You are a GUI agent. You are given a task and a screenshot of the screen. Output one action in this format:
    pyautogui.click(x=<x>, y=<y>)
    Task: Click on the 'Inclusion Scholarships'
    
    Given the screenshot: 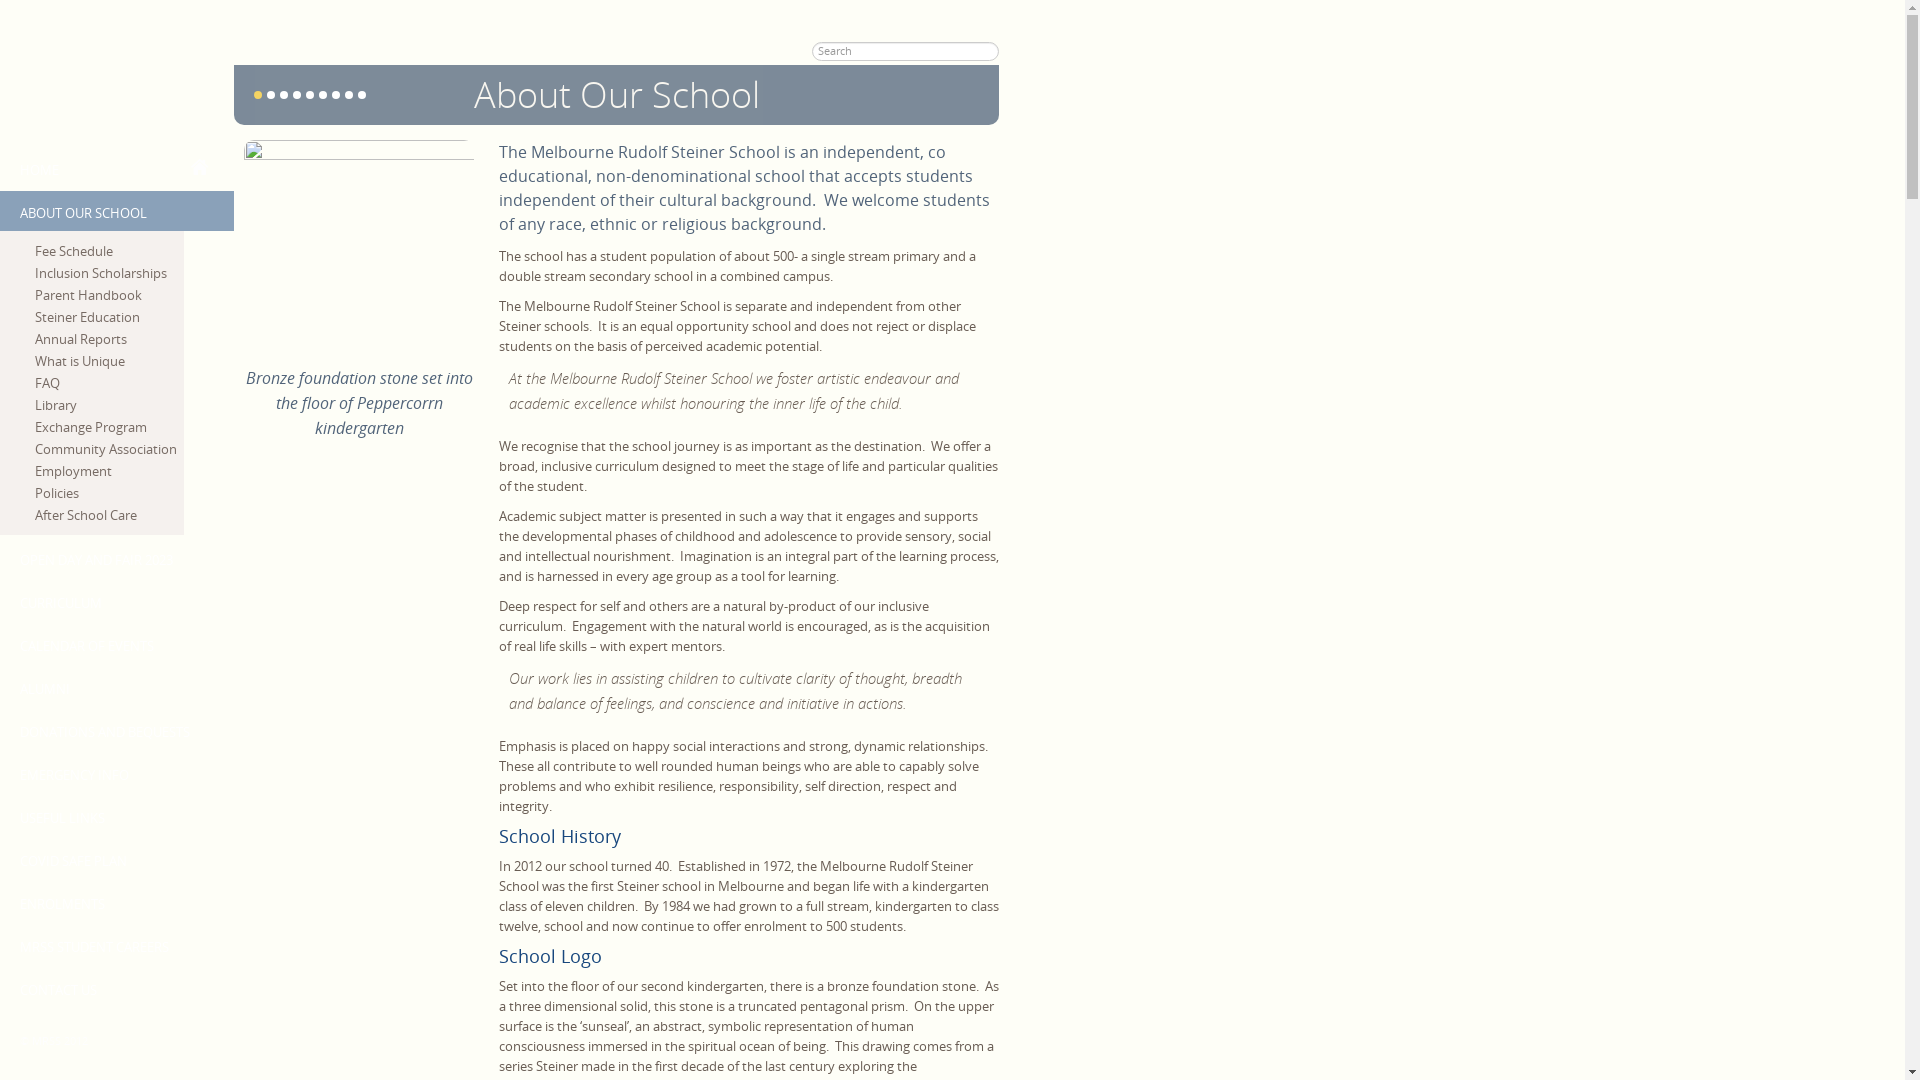 What is the action you would take?
    pyautogui.click(x=108, y=273)
    